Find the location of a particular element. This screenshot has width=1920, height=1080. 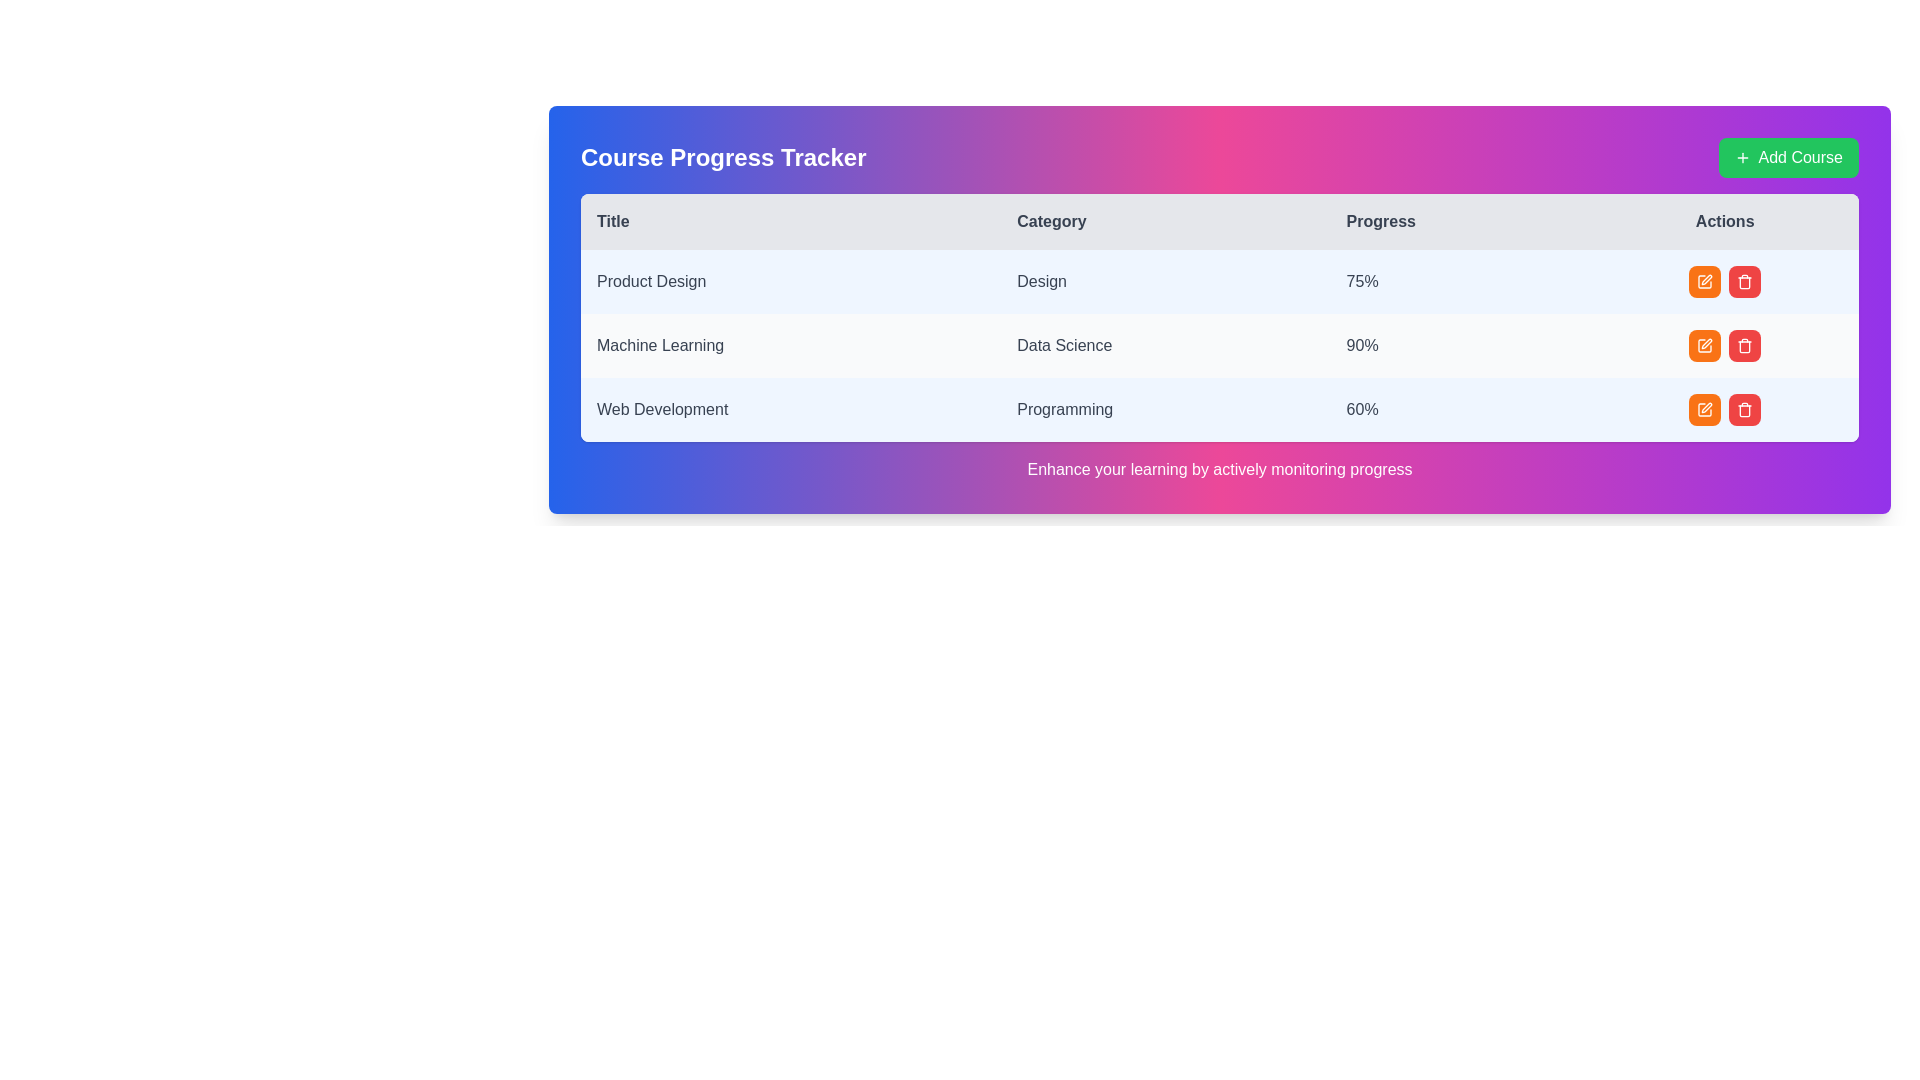

the first edit button in the 'Actions' column of the table corresponding to the 'Product Design' row is located at coordinates (1704, 281).